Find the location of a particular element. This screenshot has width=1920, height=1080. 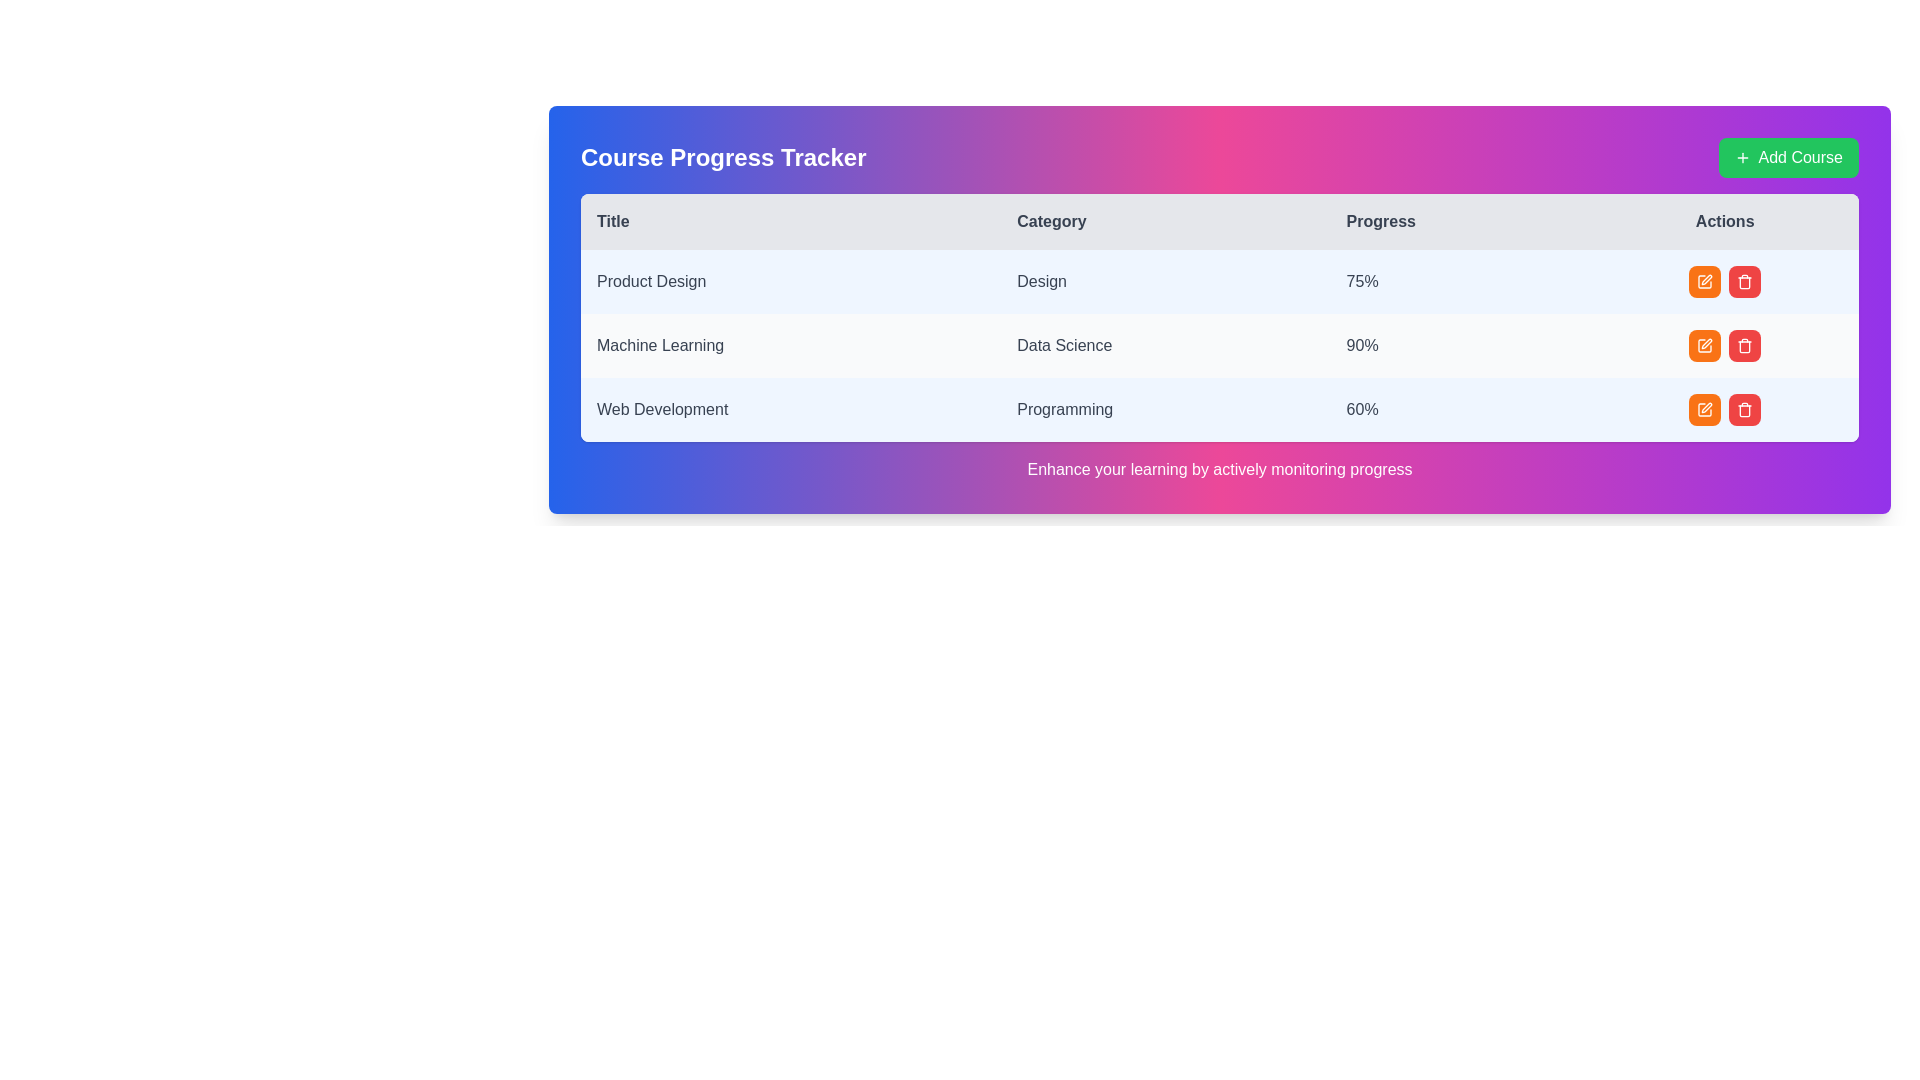

the first edit button in the 'Actions' column of the table corresponding to the 'Product Design' row is located at coordinates (1704, 281).